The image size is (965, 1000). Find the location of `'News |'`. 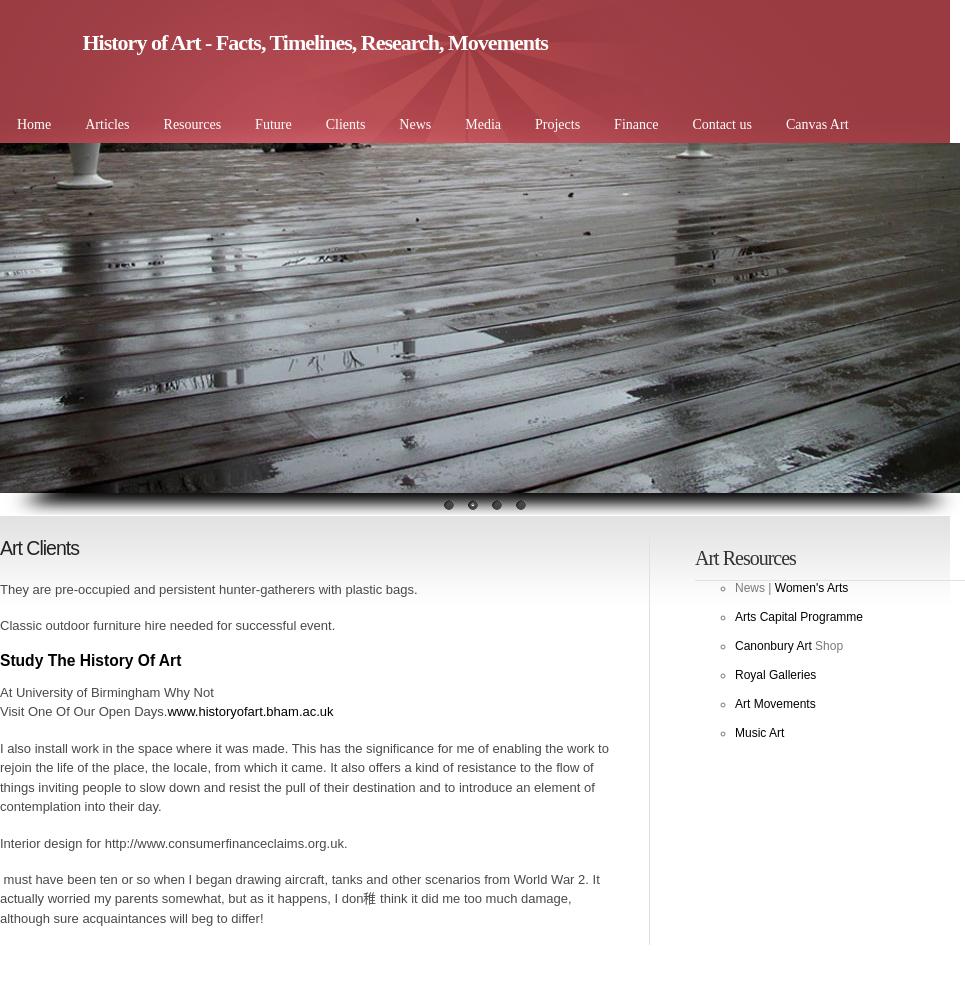

'News |' is located at coordinates (753, 587).